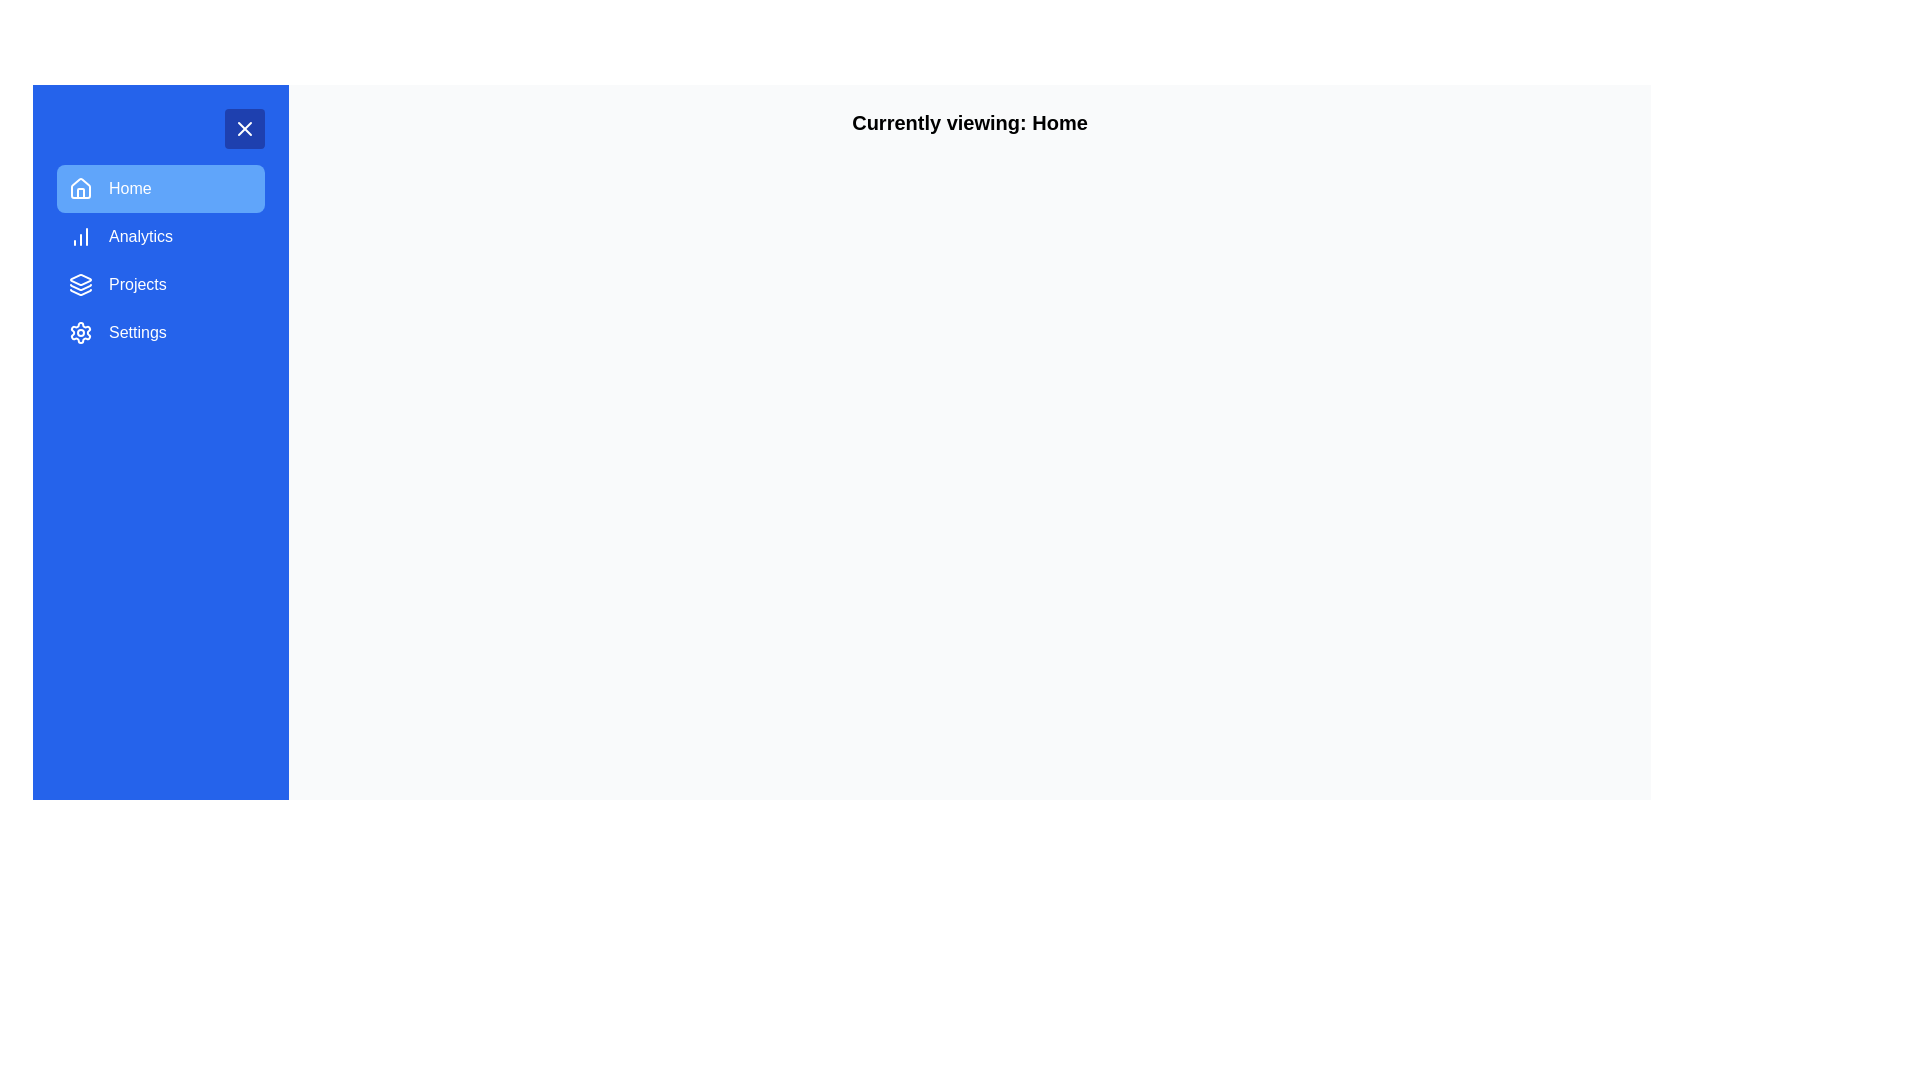 Image resolution: width=1920 pixels, height=1080 pixels. I want to click on the 'Analytics' icon located in the navigation menu, which is visually represented to the left of the text label 'Analytics', so click(80, 235).